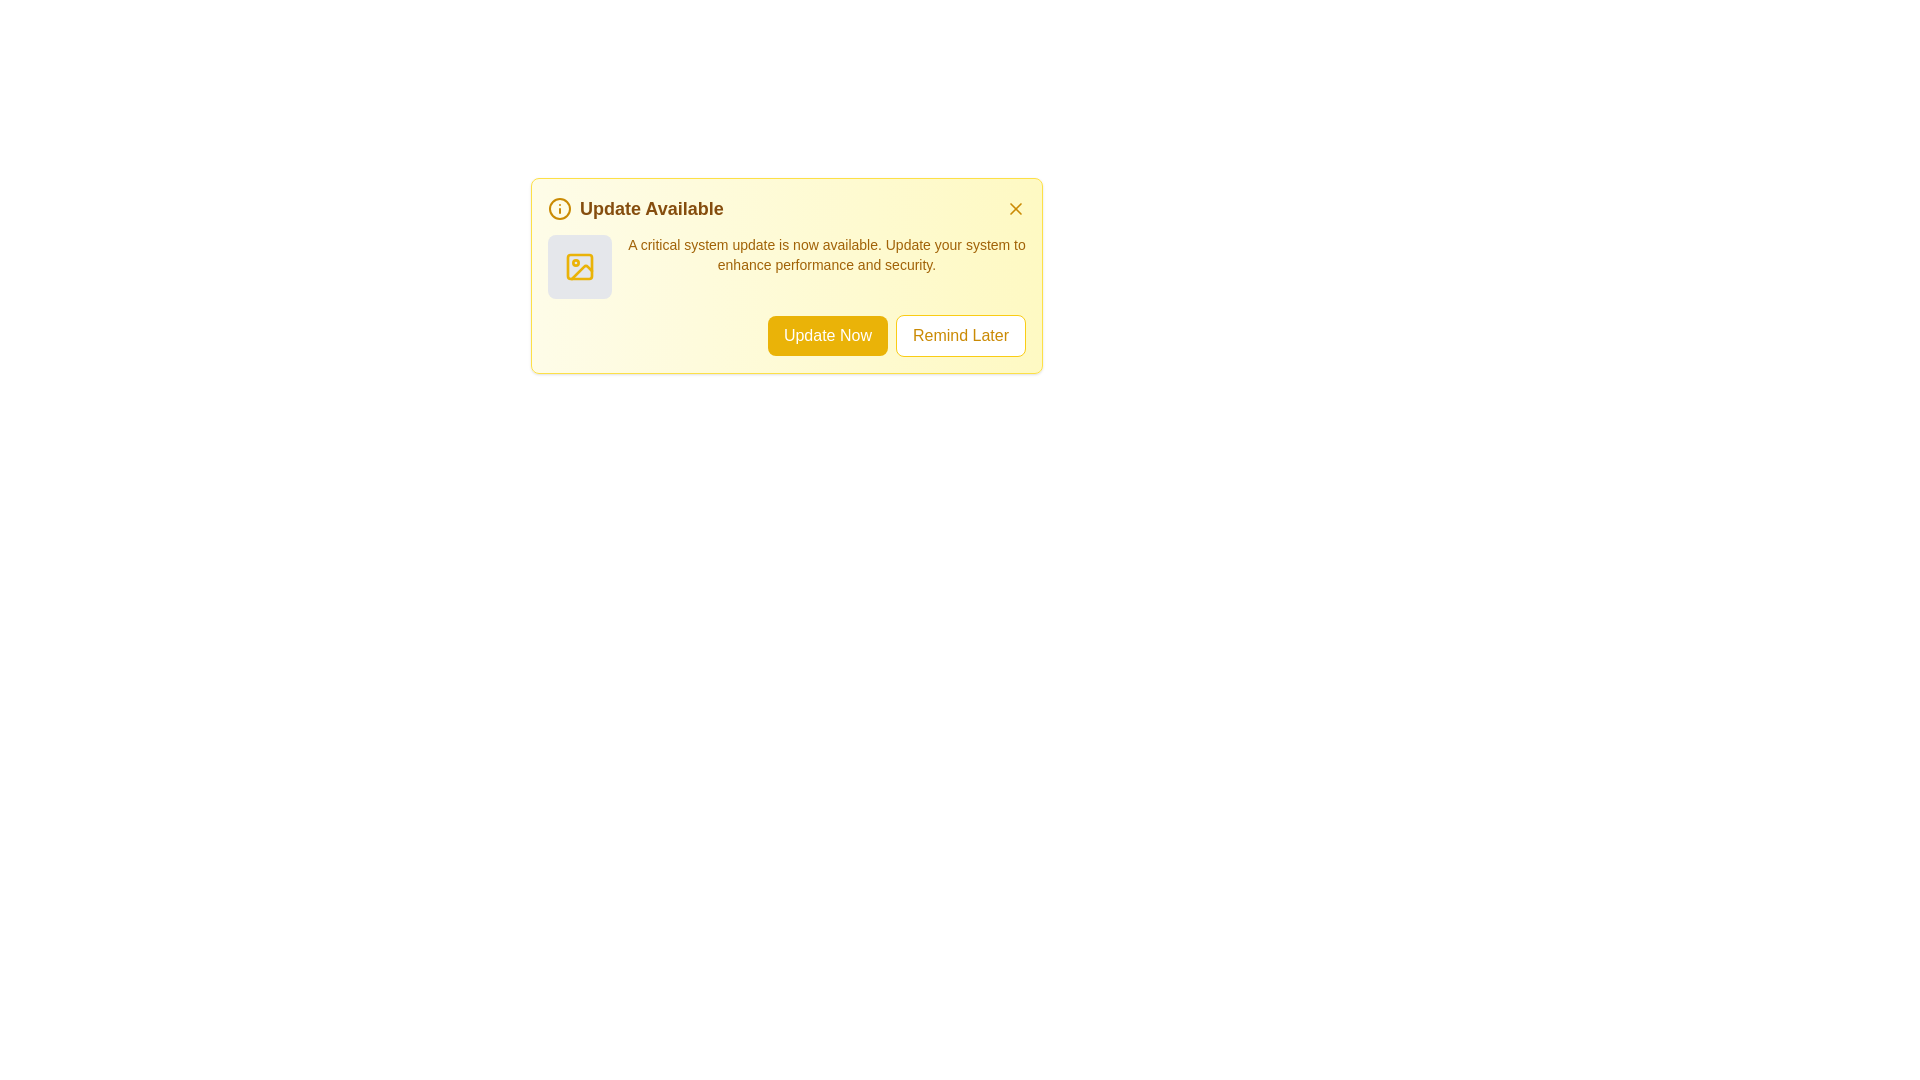 This screenshot has height=1080, width=1920. Describe the element at coordinates (1016, 208) in the screenshot. I see `the close button to dismiss the alert` at that location.